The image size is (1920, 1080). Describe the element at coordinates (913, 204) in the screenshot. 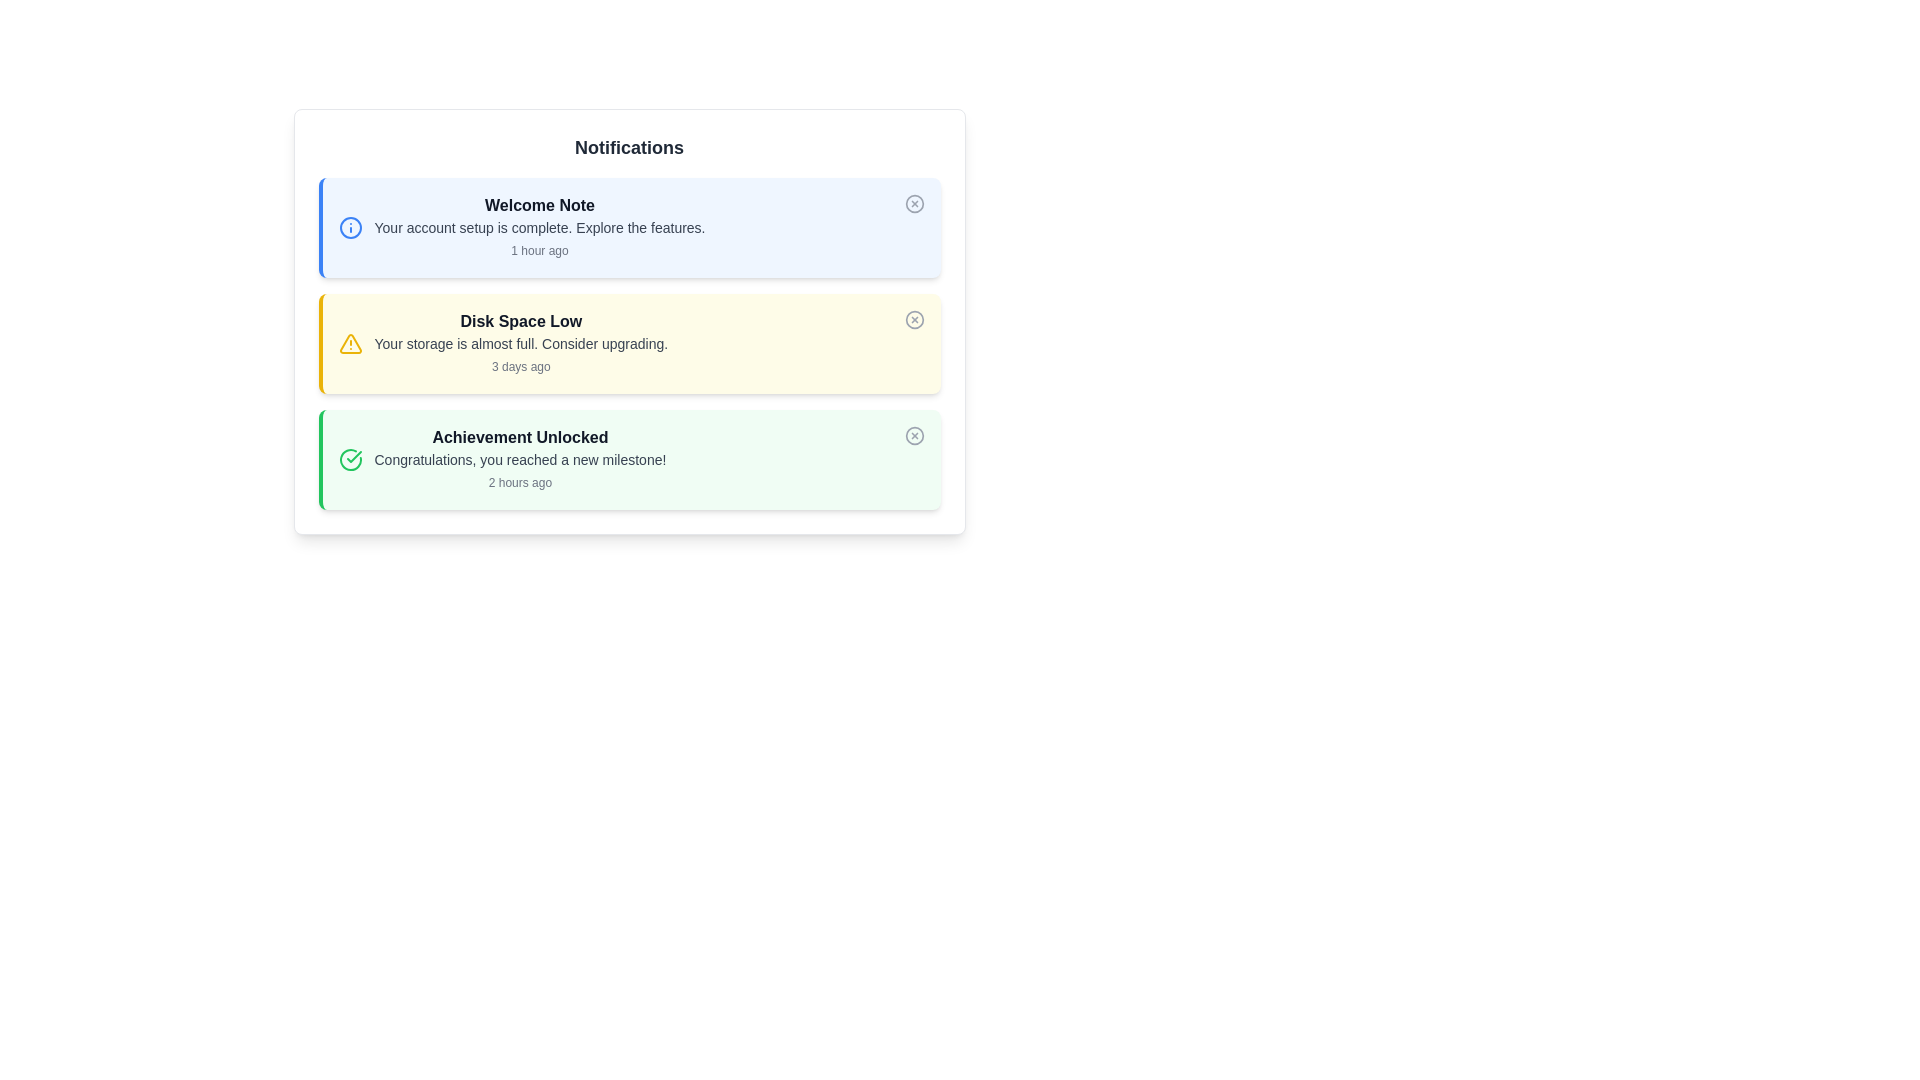

I see `the dismiss button located in the top-right corner of the 'Welcome Note' notification card` at that location.